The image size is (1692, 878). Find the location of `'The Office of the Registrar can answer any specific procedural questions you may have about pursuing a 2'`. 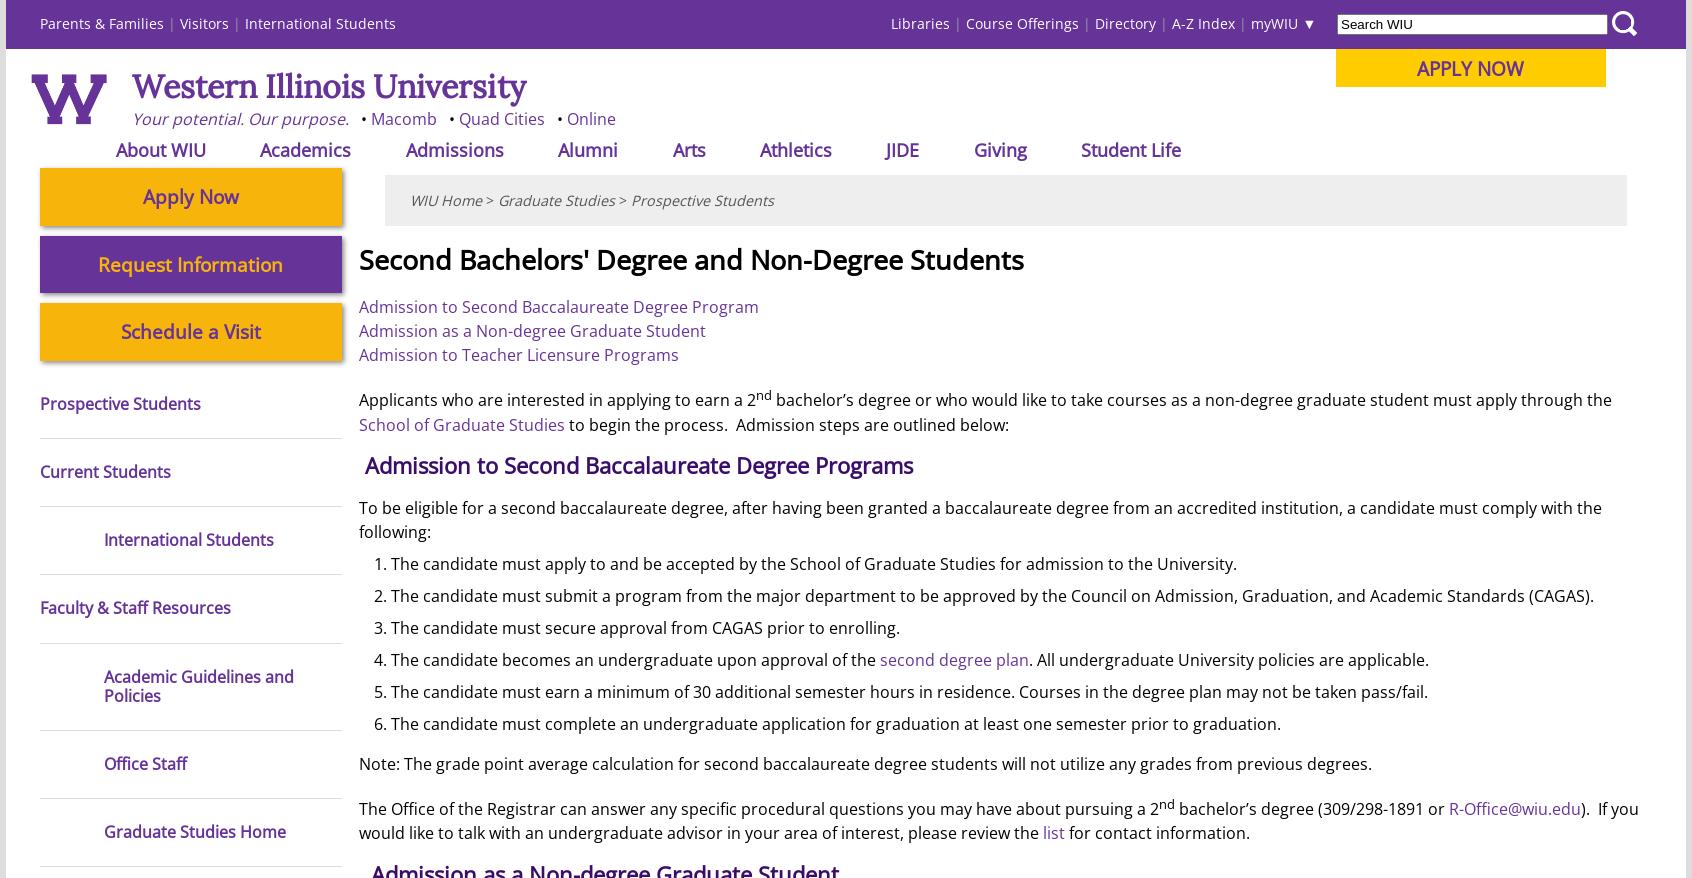

'The Office of the Registrar can answer any specific procedural questions you may have about pursuing a 2' is located at coordinates (757, 807).